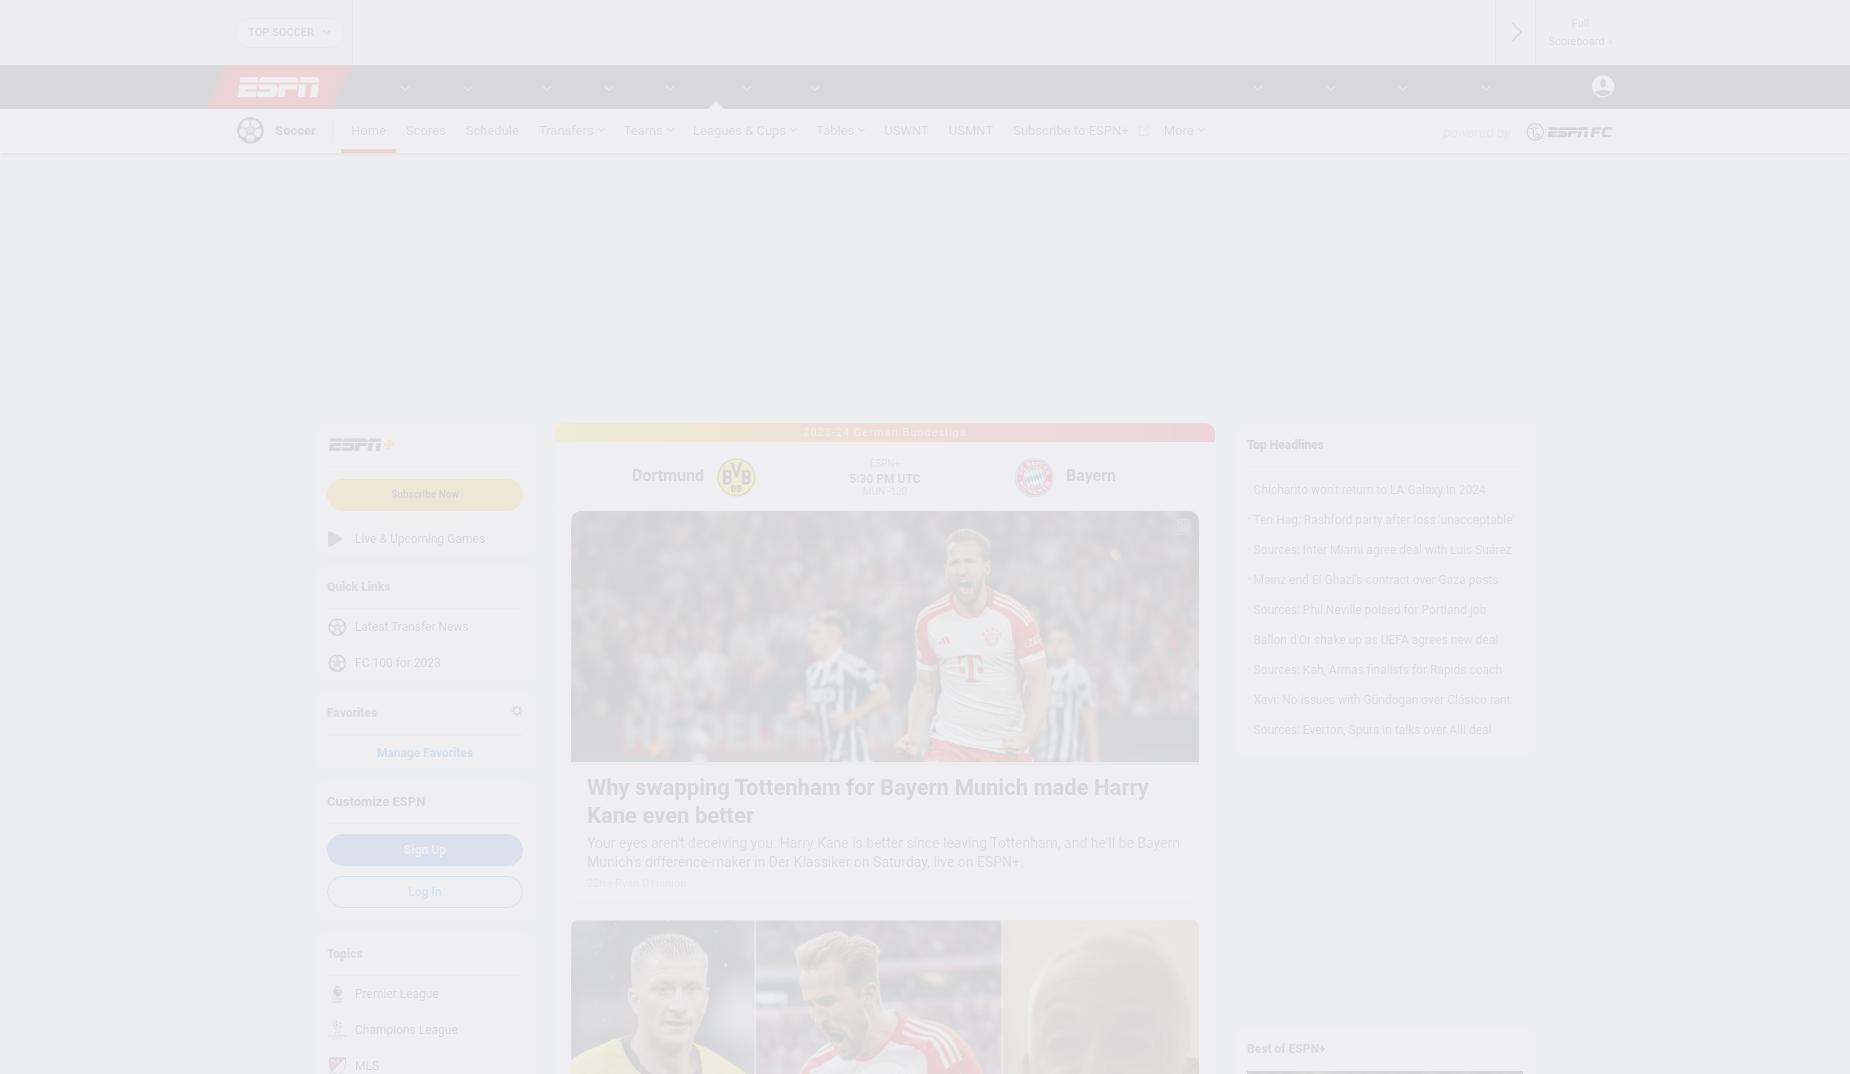 This screenshot has height=1074, width=1850. Describe the element at coordinates (867, 800) in the screenshot. I see `'Why swapping Tottenham for Bayern Munich made Harry Kane even better'` at that location.